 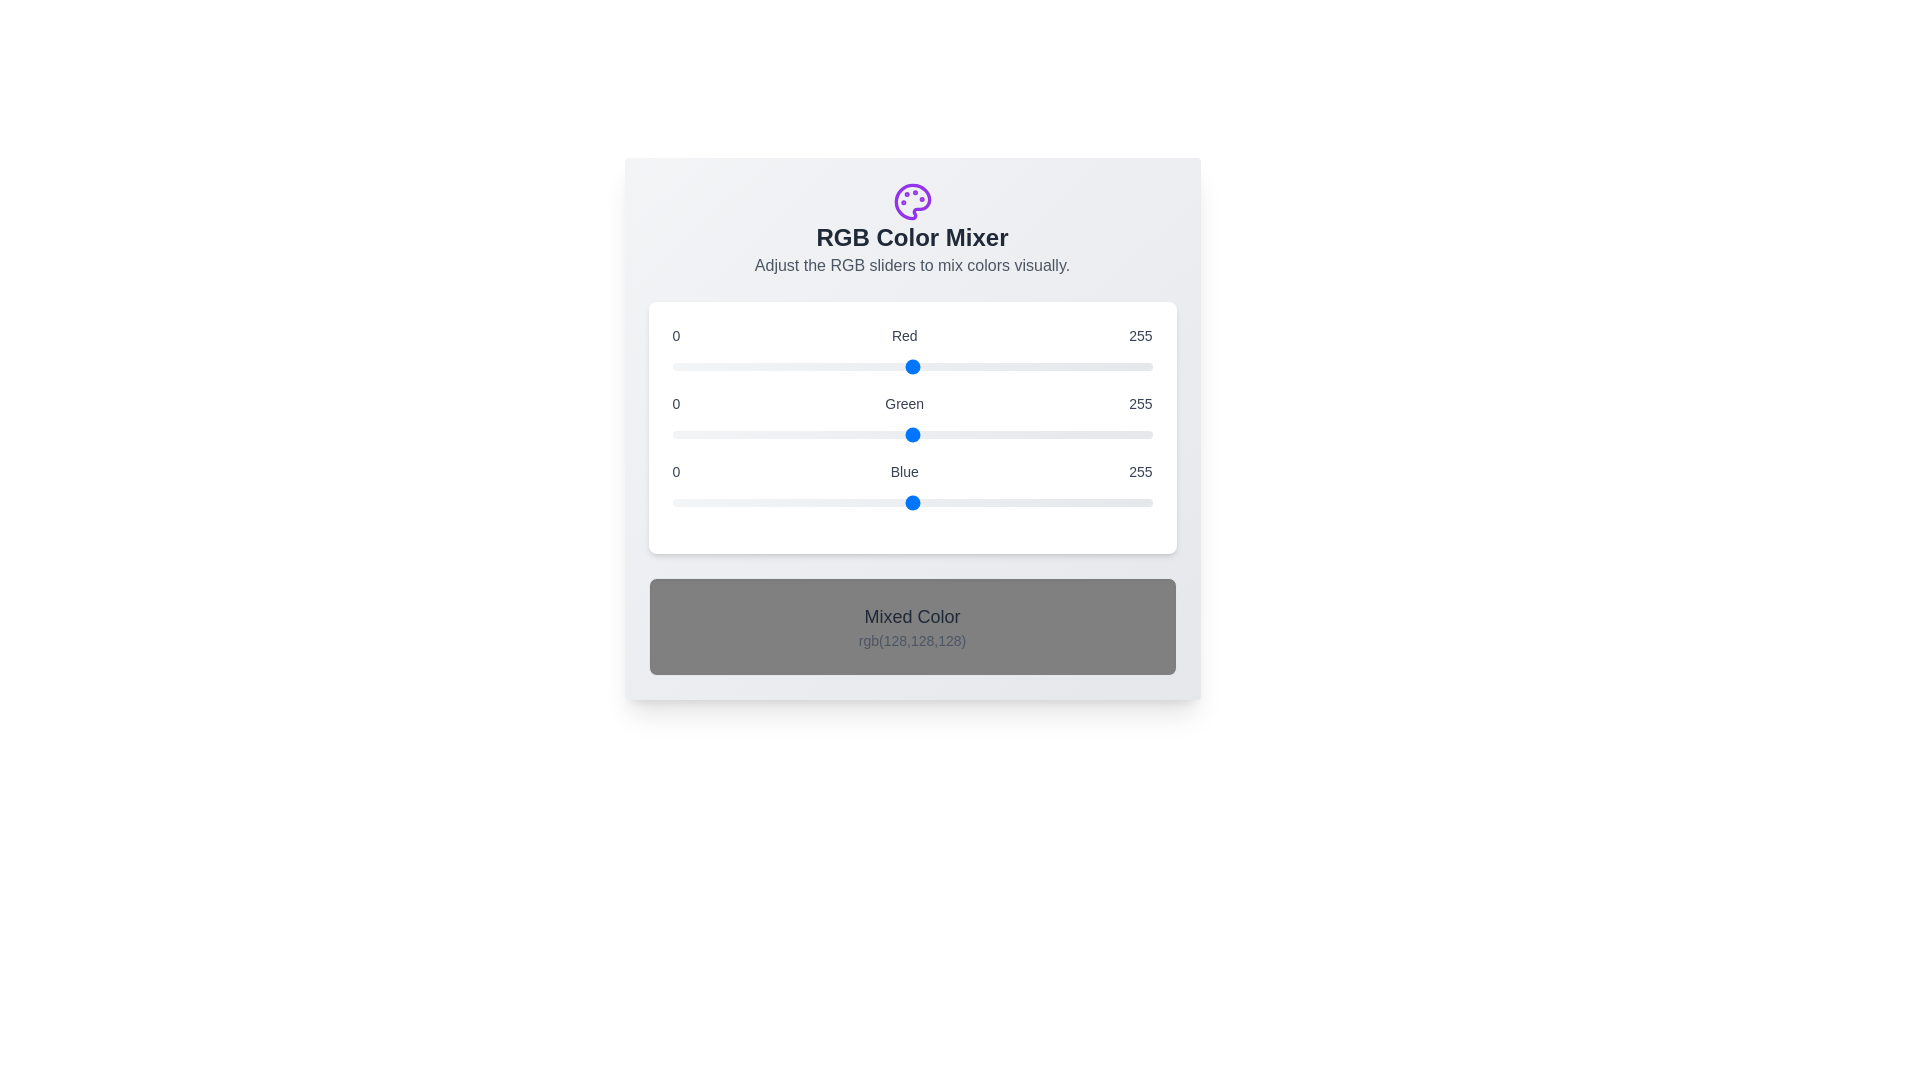 What do you see at coordinates (911, 434) in the screenshot?
I see `the 1 slider to the value 82 to observe the resulting mixed color` at bounding box center [911, 434].